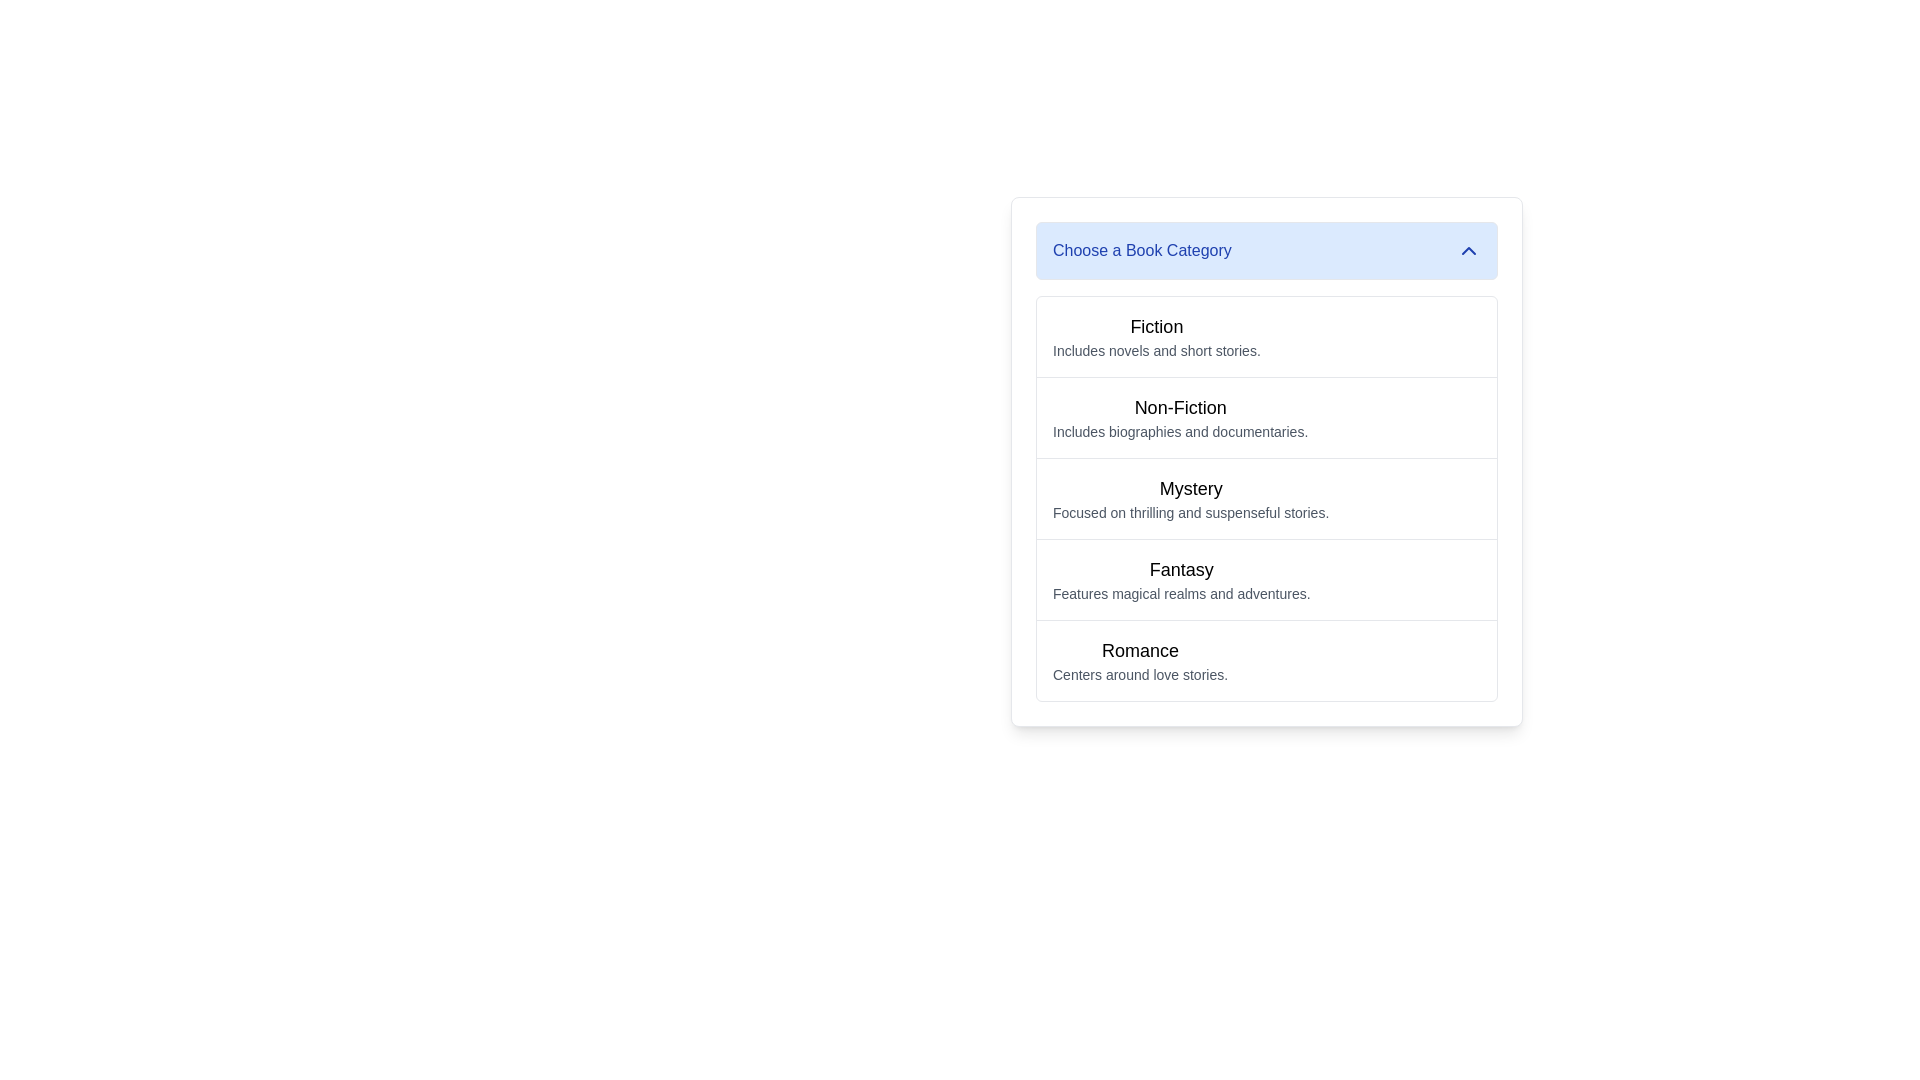  What do you see at coordinates (1266, 660) in the screenshot?
I see `the selectable category item for 'Romance' in the list of book genres` at bounding box center [1266, 660].